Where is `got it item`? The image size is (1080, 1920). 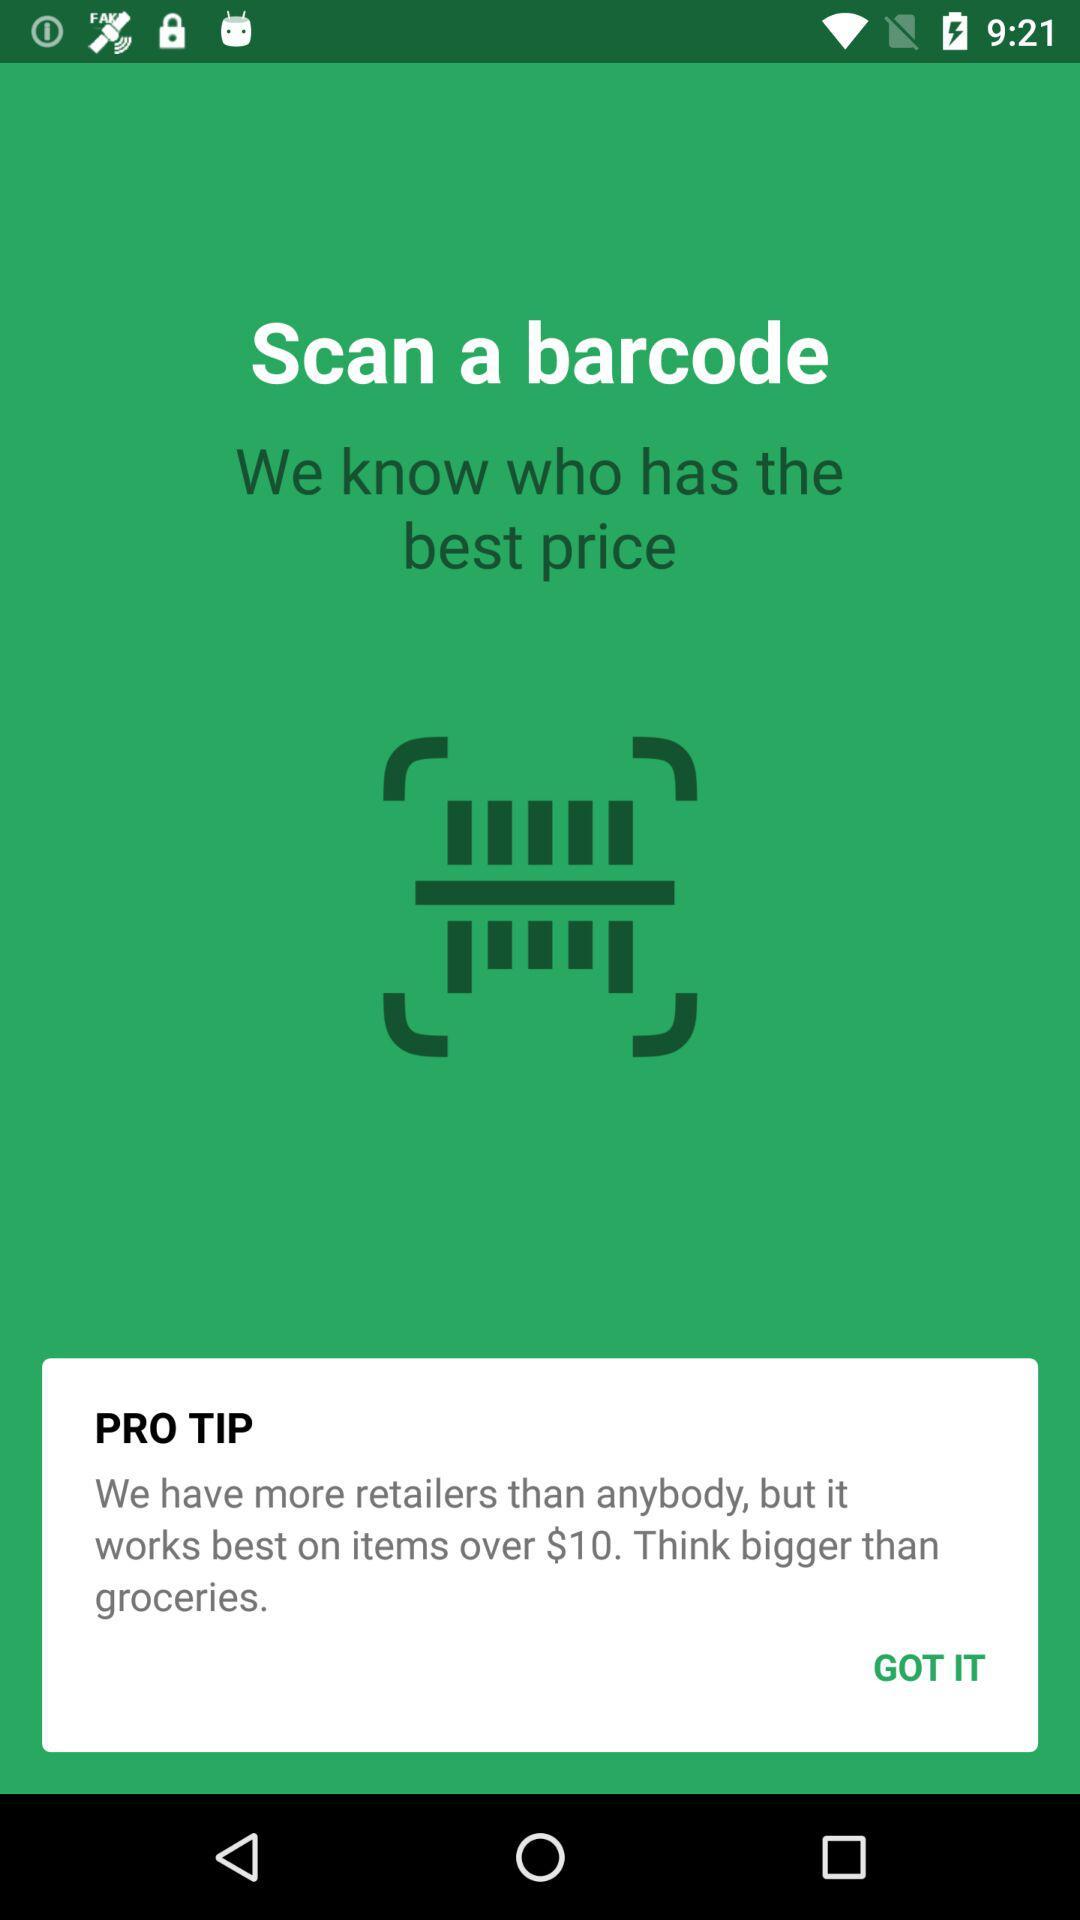 got it item is located at coordinates (879, 1666).